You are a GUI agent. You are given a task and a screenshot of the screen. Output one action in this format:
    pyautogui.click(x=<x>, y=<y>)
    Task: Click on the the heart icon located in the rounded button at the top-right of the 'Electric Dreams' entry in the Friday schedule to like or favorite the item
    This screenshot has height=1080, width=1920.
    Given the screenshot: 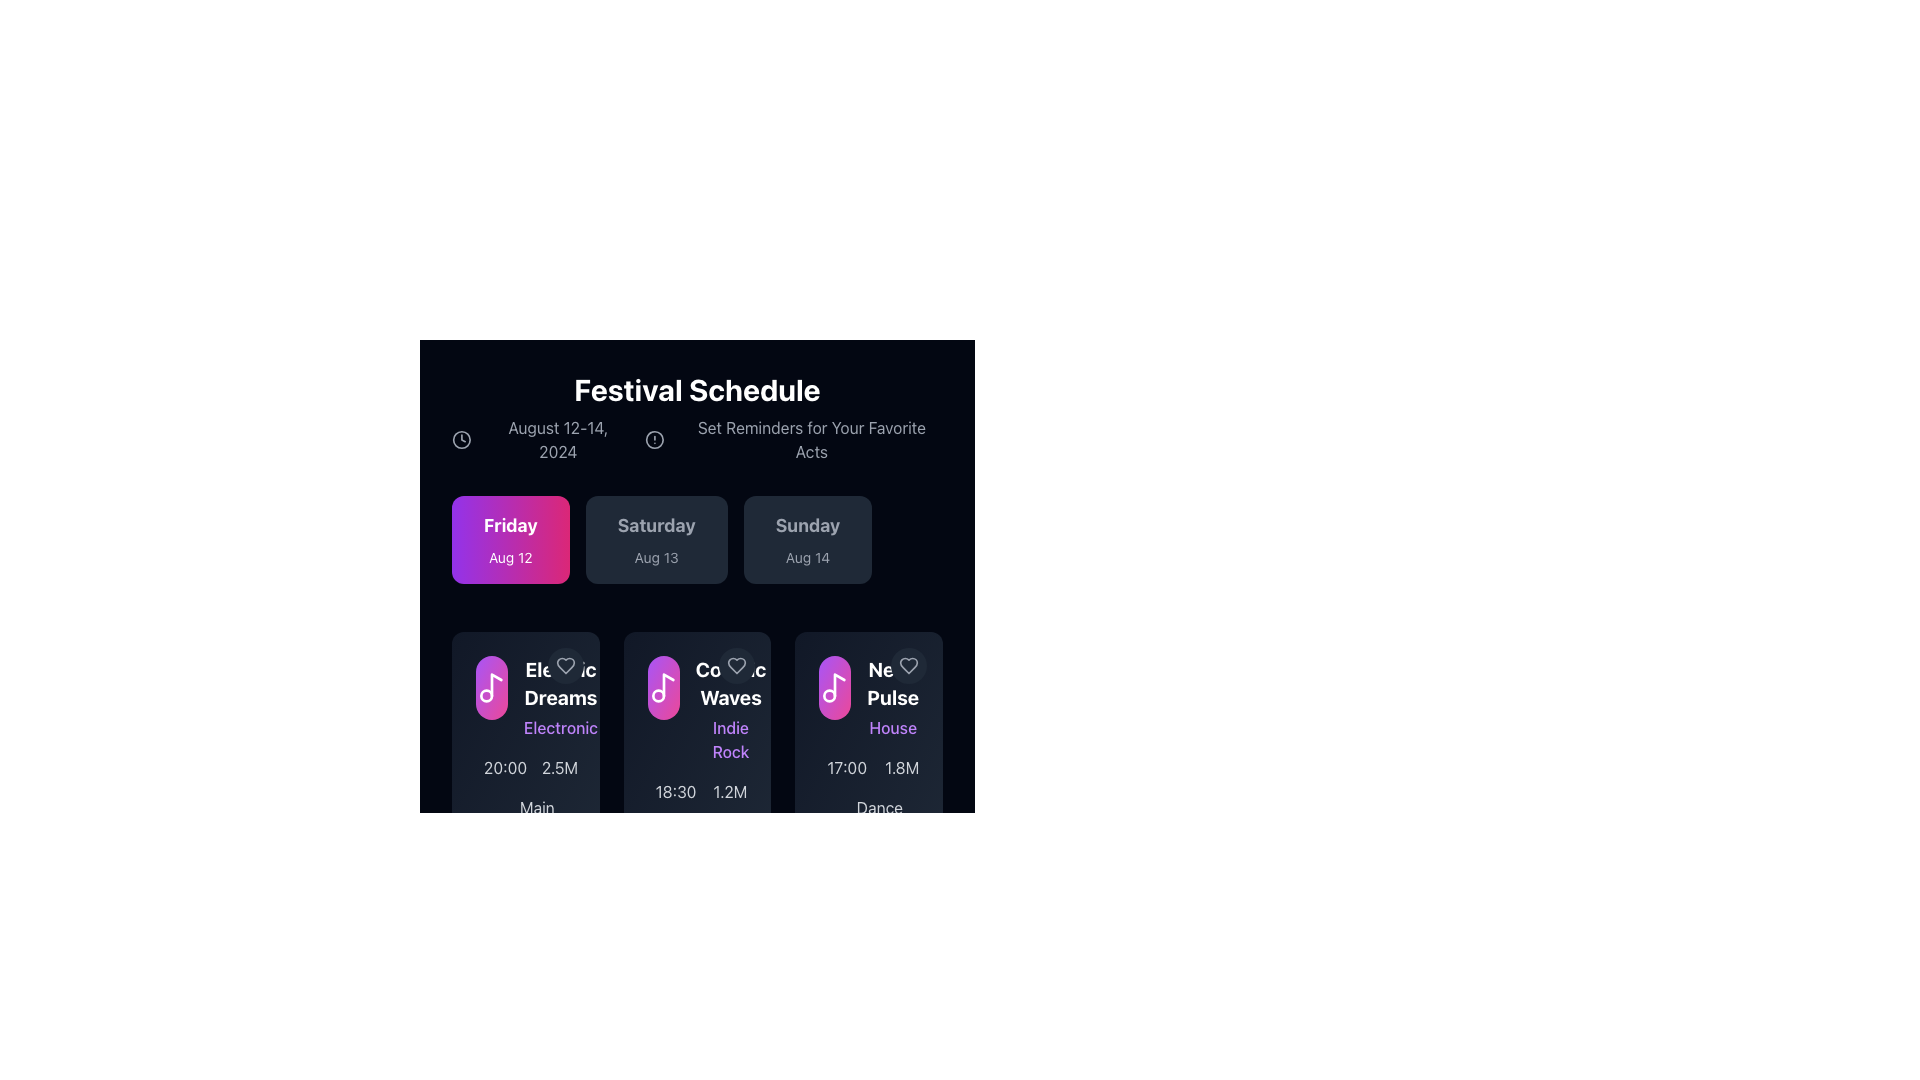 What is the action you would take?
    pyautogui.click(x=564, y=666)
    